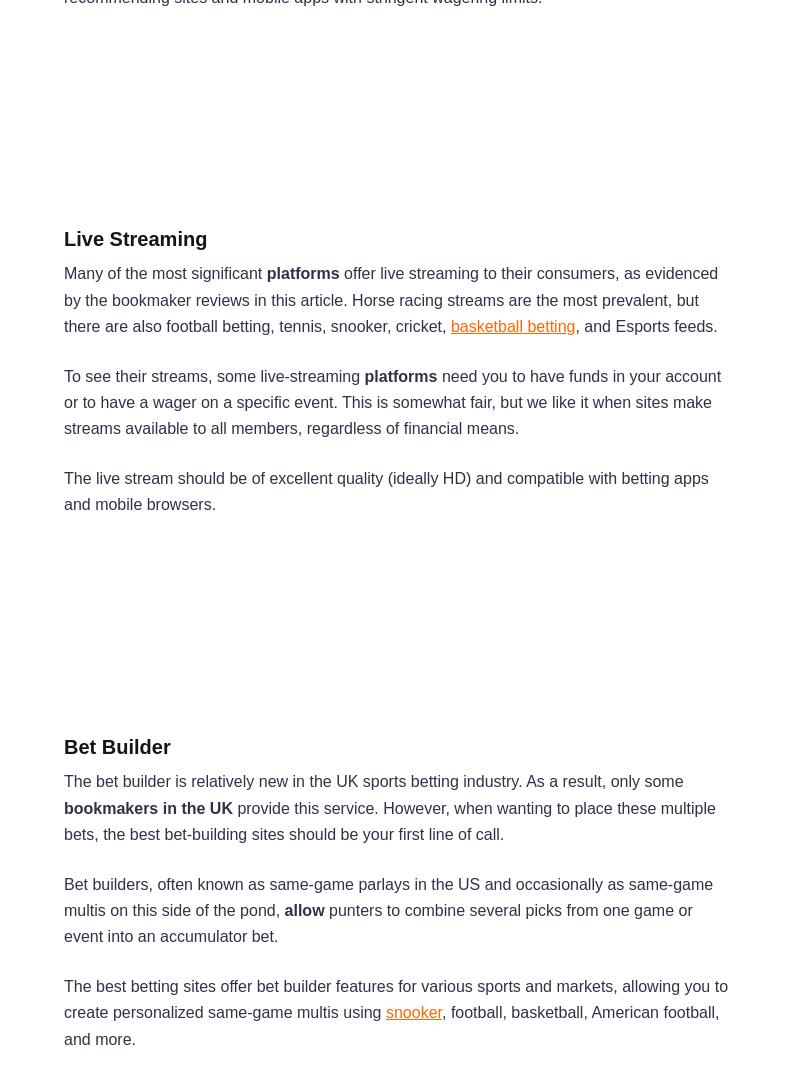 The height and width of the screenshot is (1071, 800). I want to click on 'To see their streams, some live-streaming', so click(214, 374).